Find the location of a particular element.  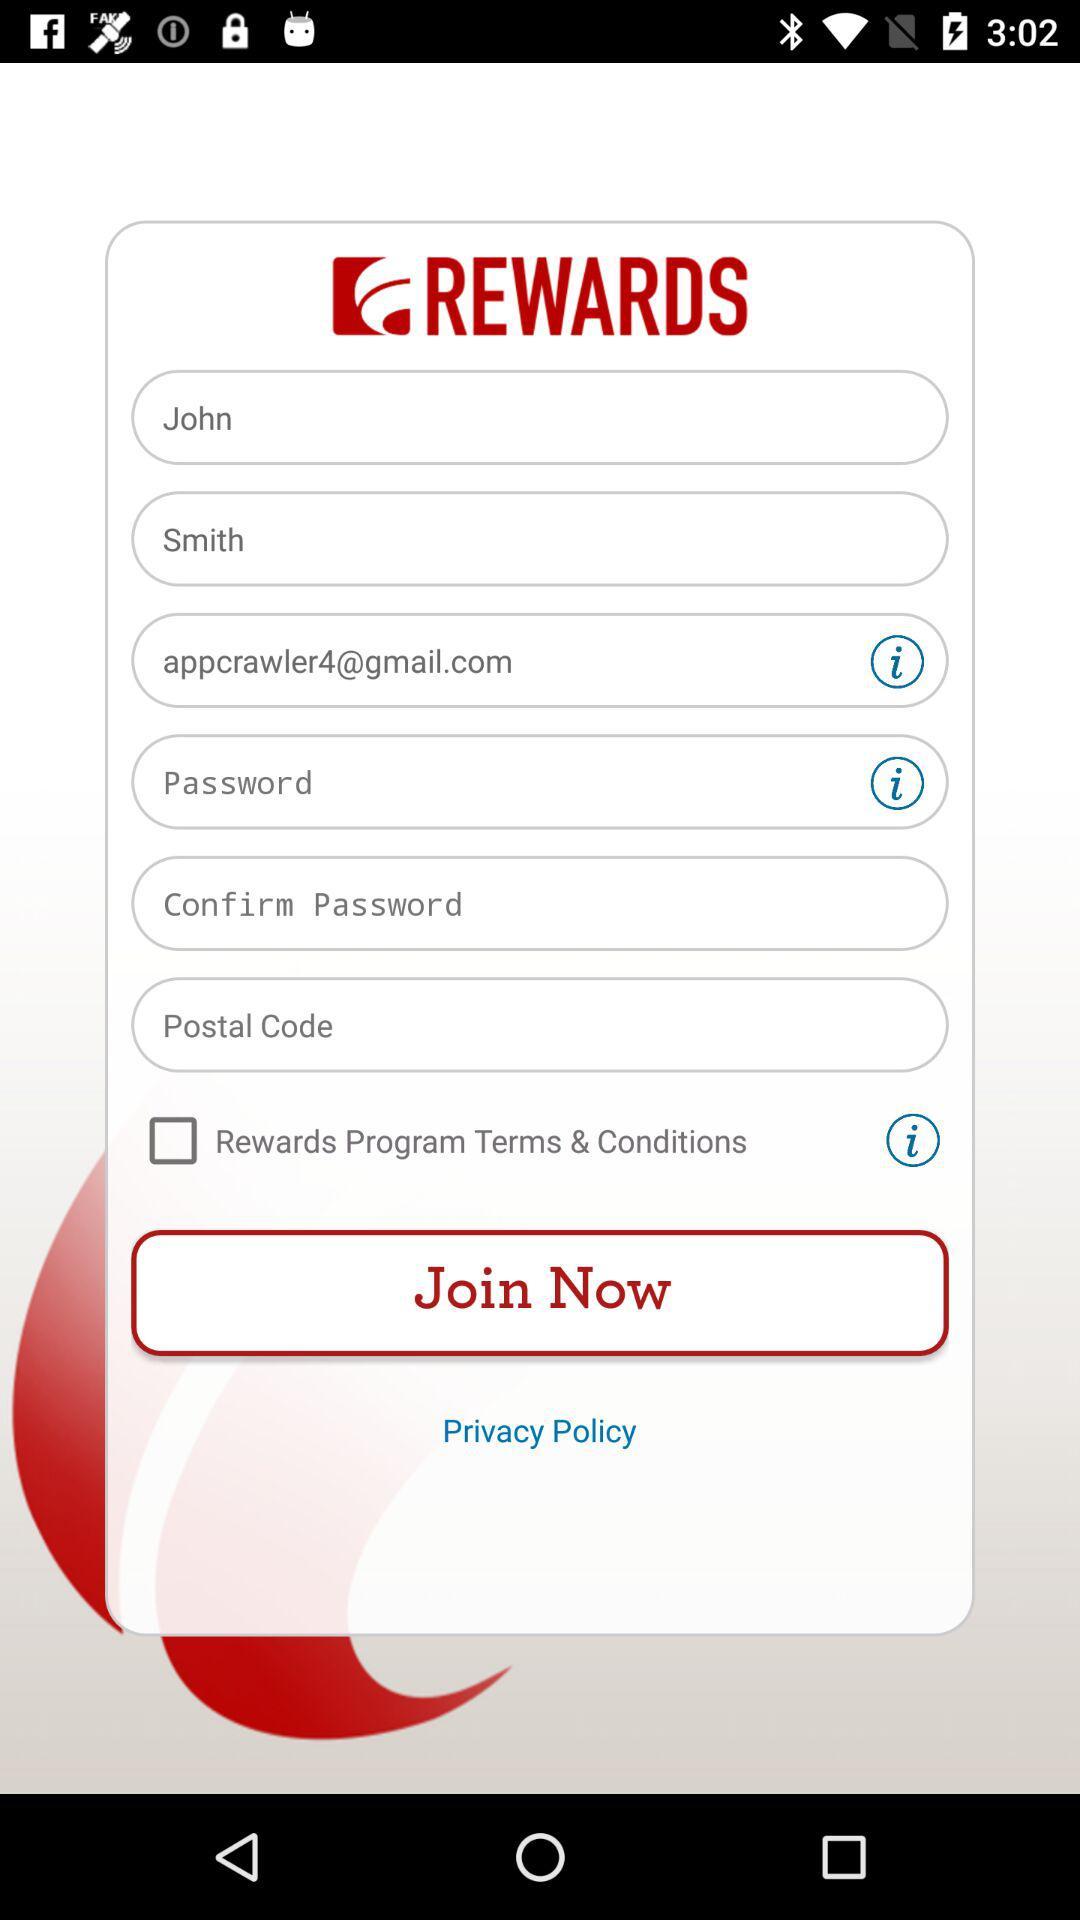

text box is located at coordinates (540, 780).